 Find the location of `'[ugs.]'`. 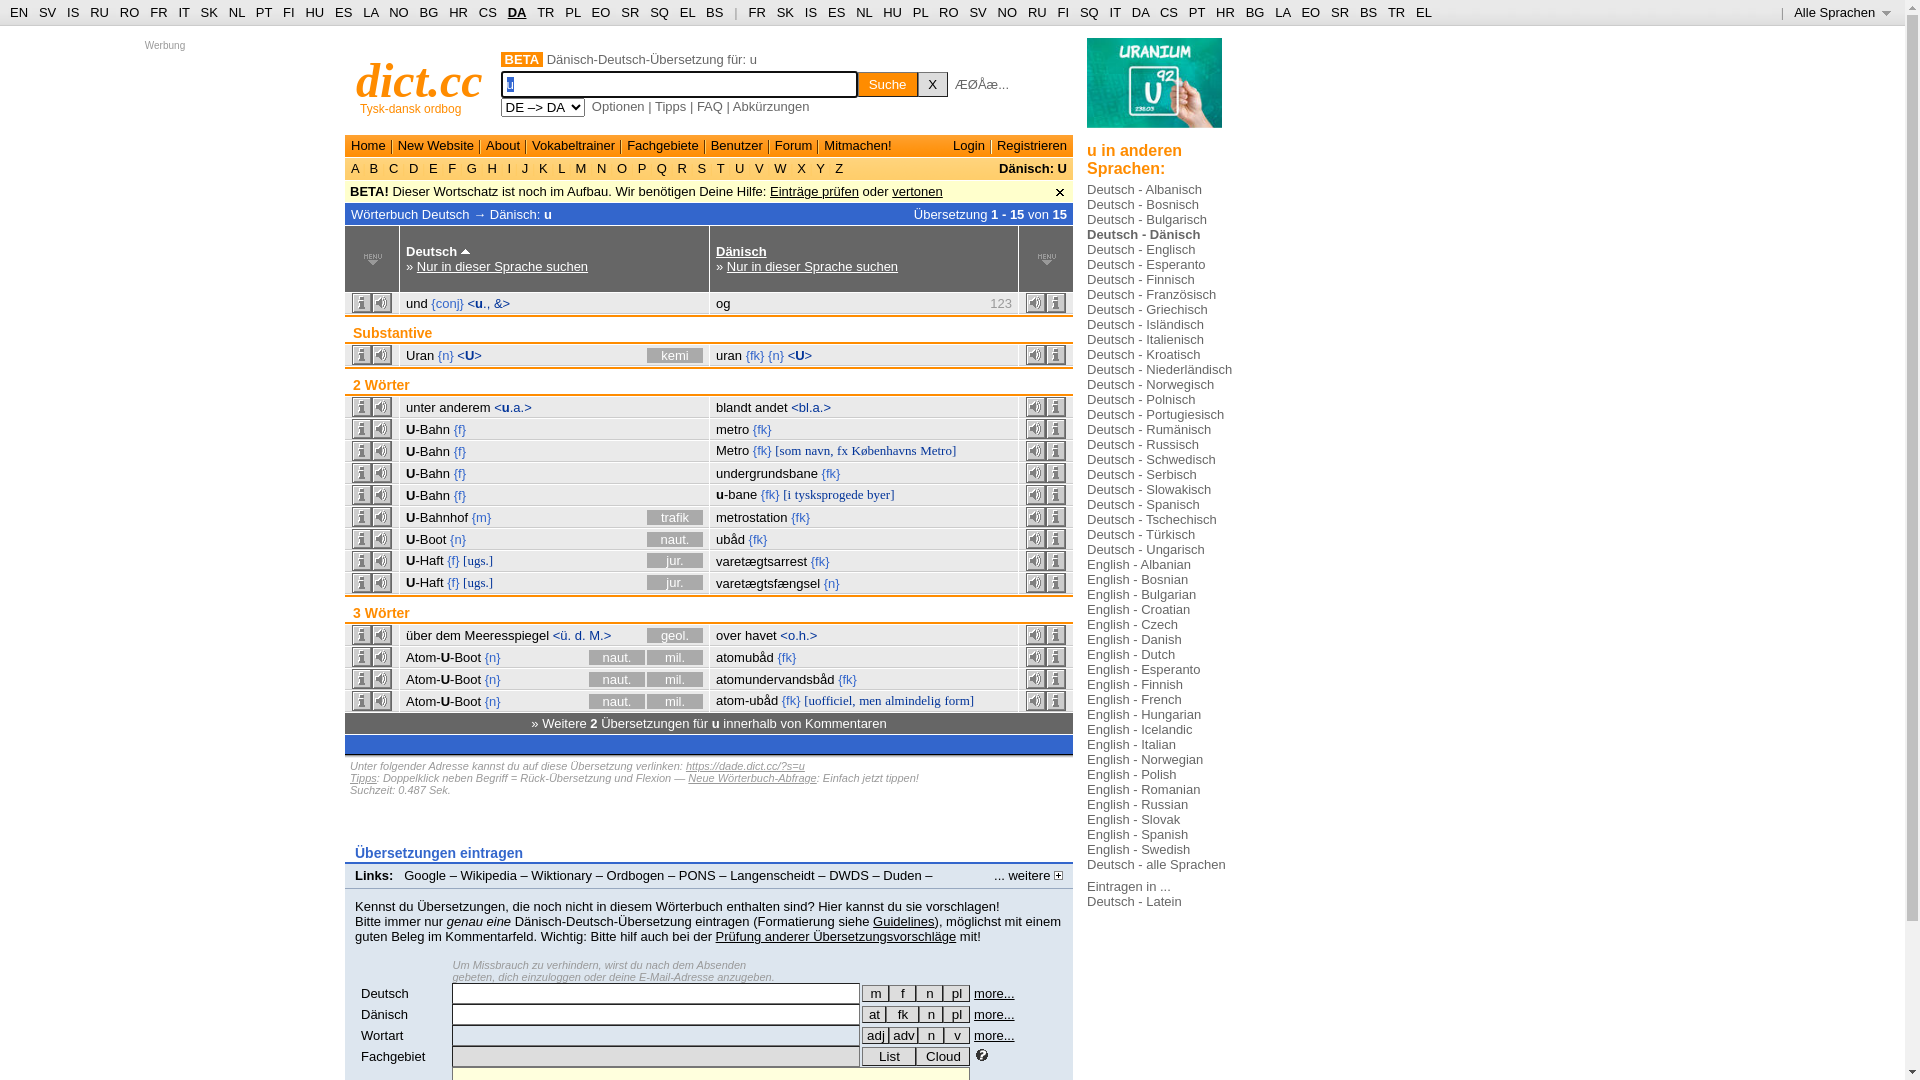

'[ugs.]' is located at coordinates (477, 582).